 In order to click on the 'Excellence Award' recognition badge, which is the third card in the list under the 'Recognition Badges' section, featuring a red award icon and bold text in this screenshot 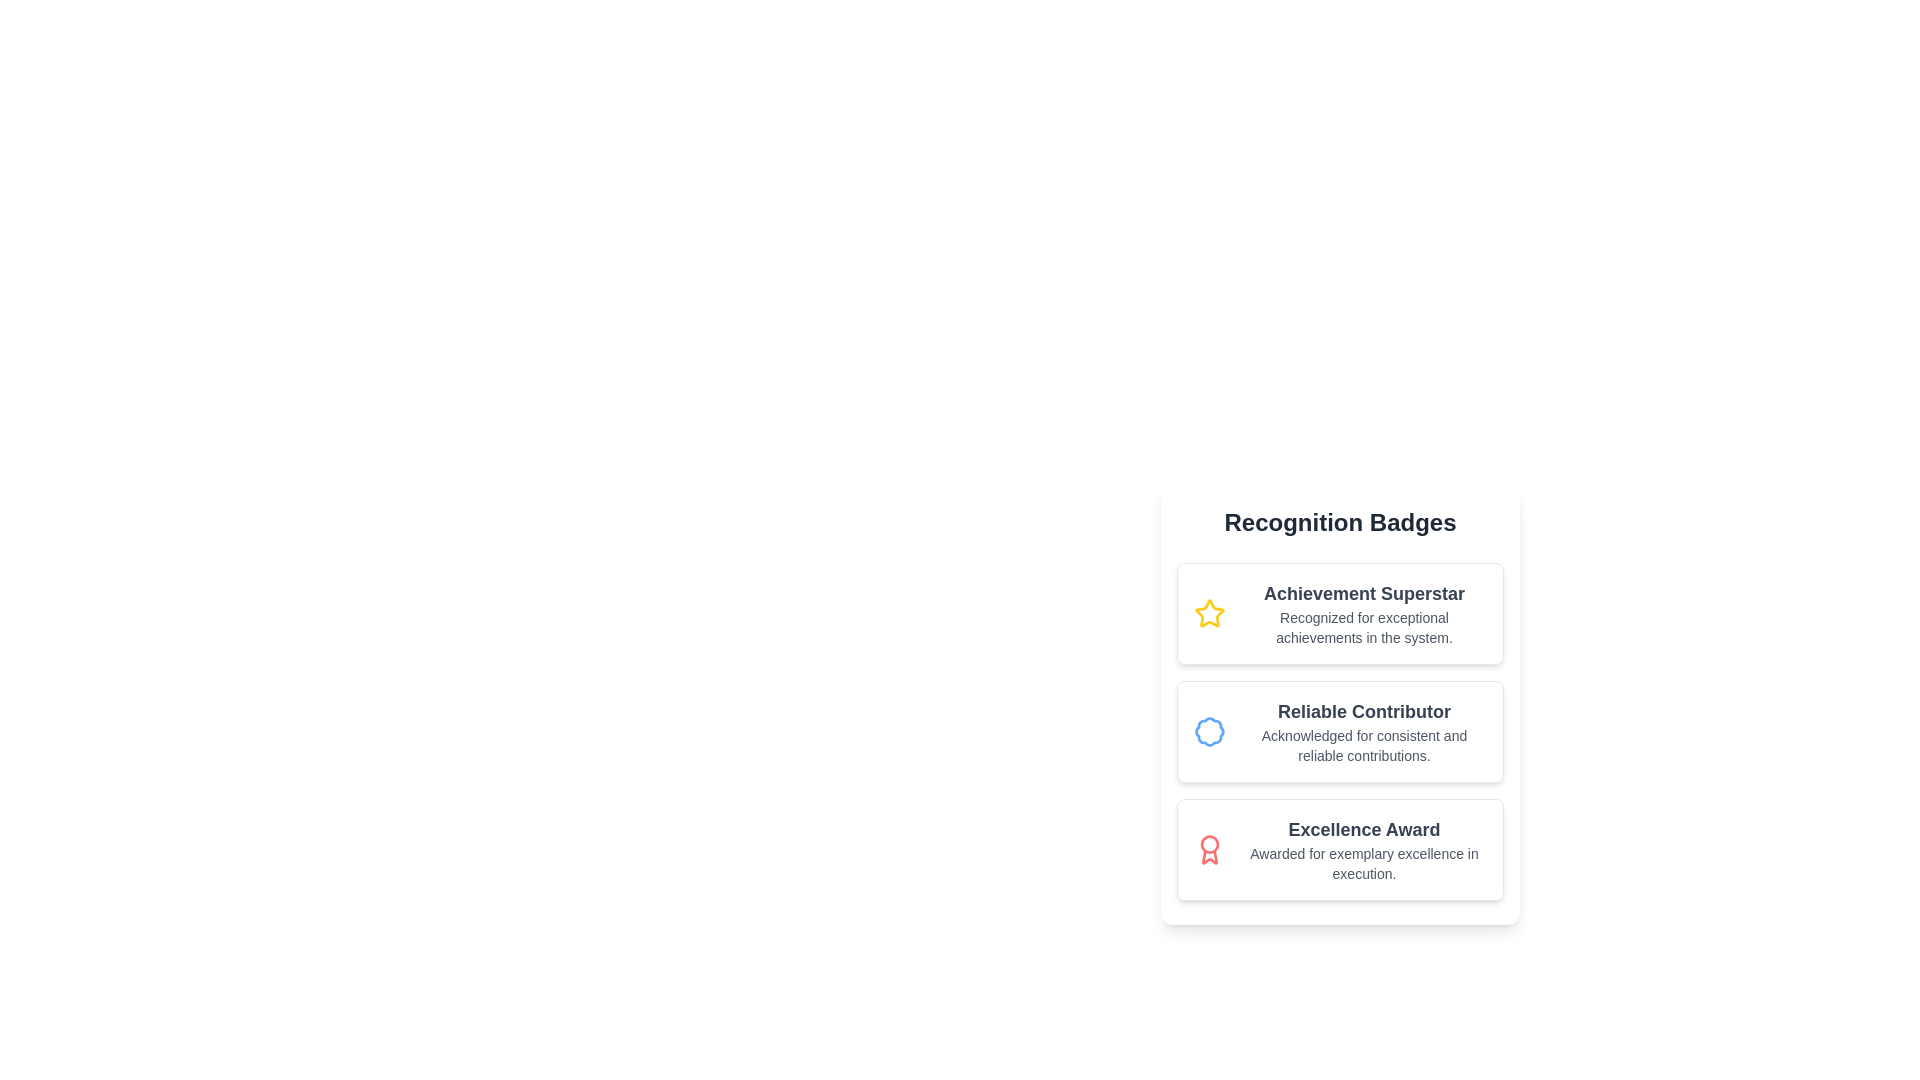, I will do `click(1340, 849)`.